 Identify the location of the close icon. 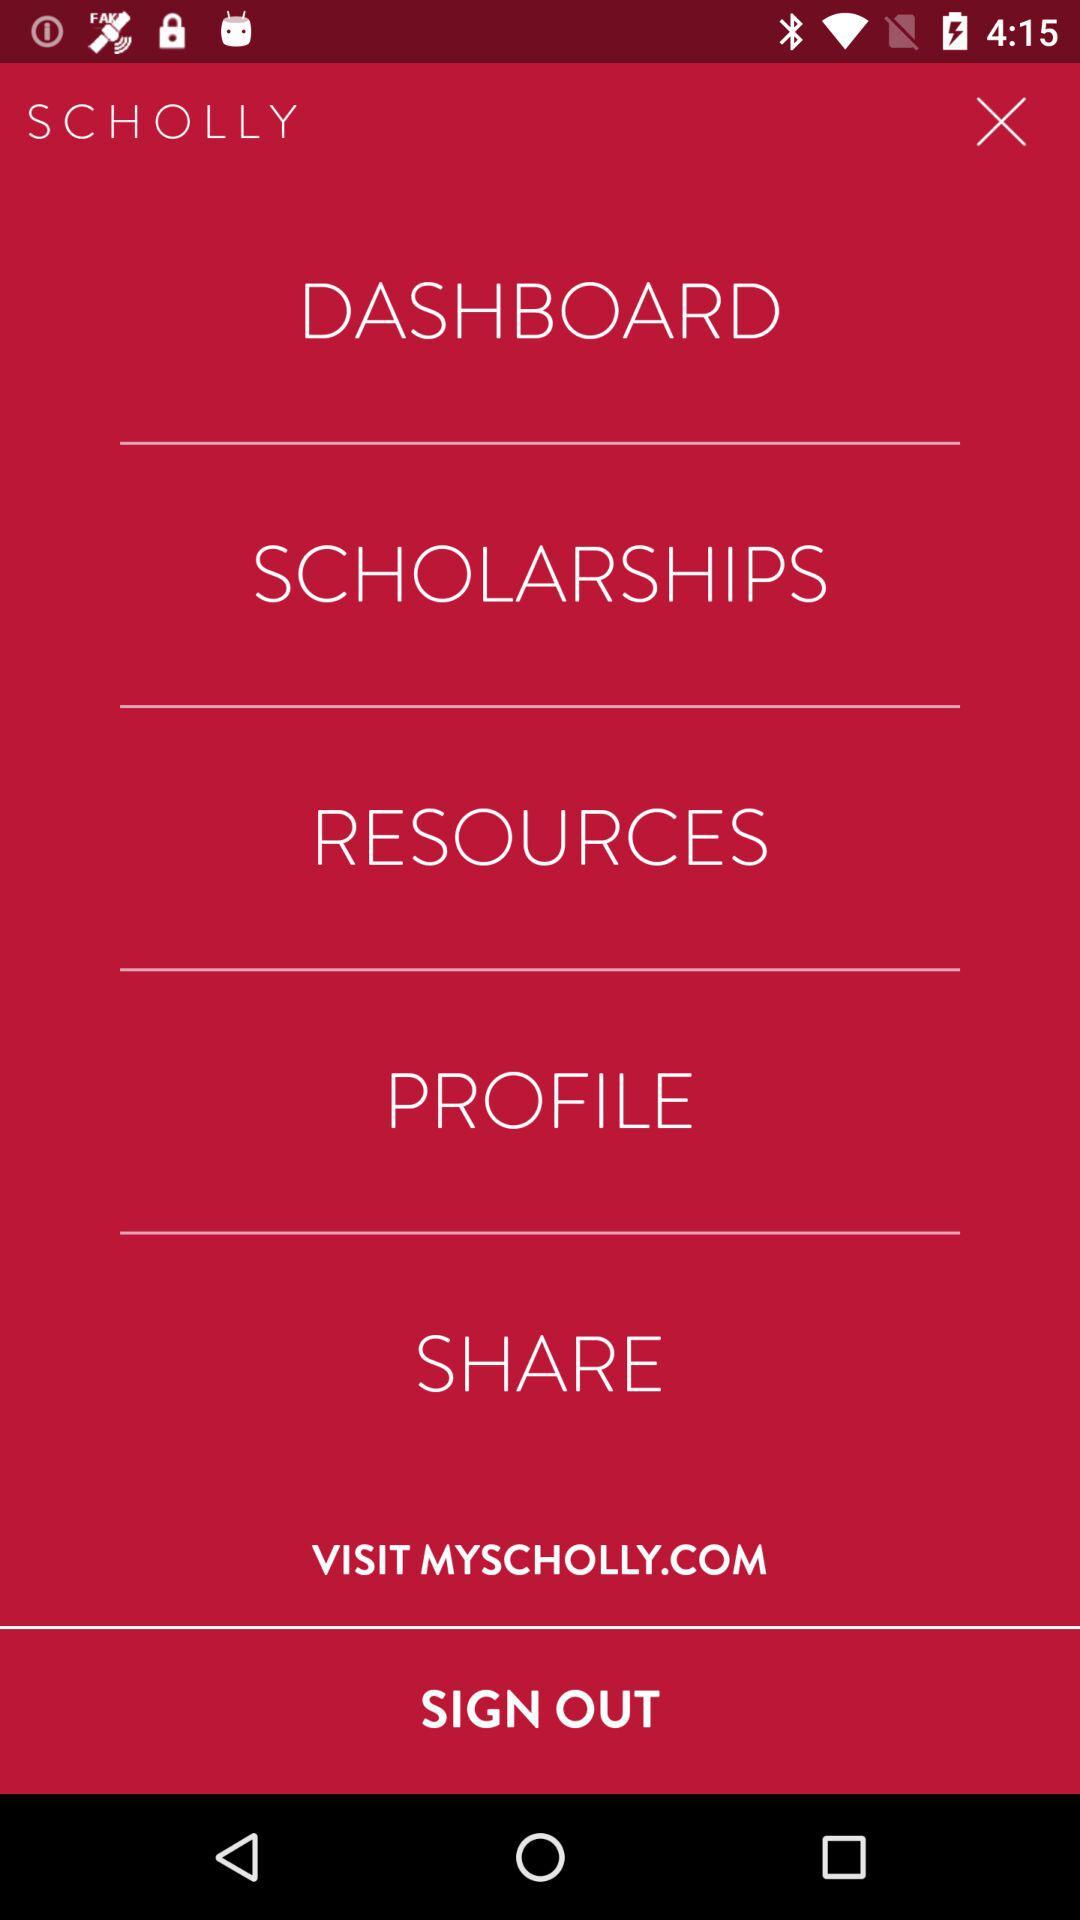
(1001, 121).